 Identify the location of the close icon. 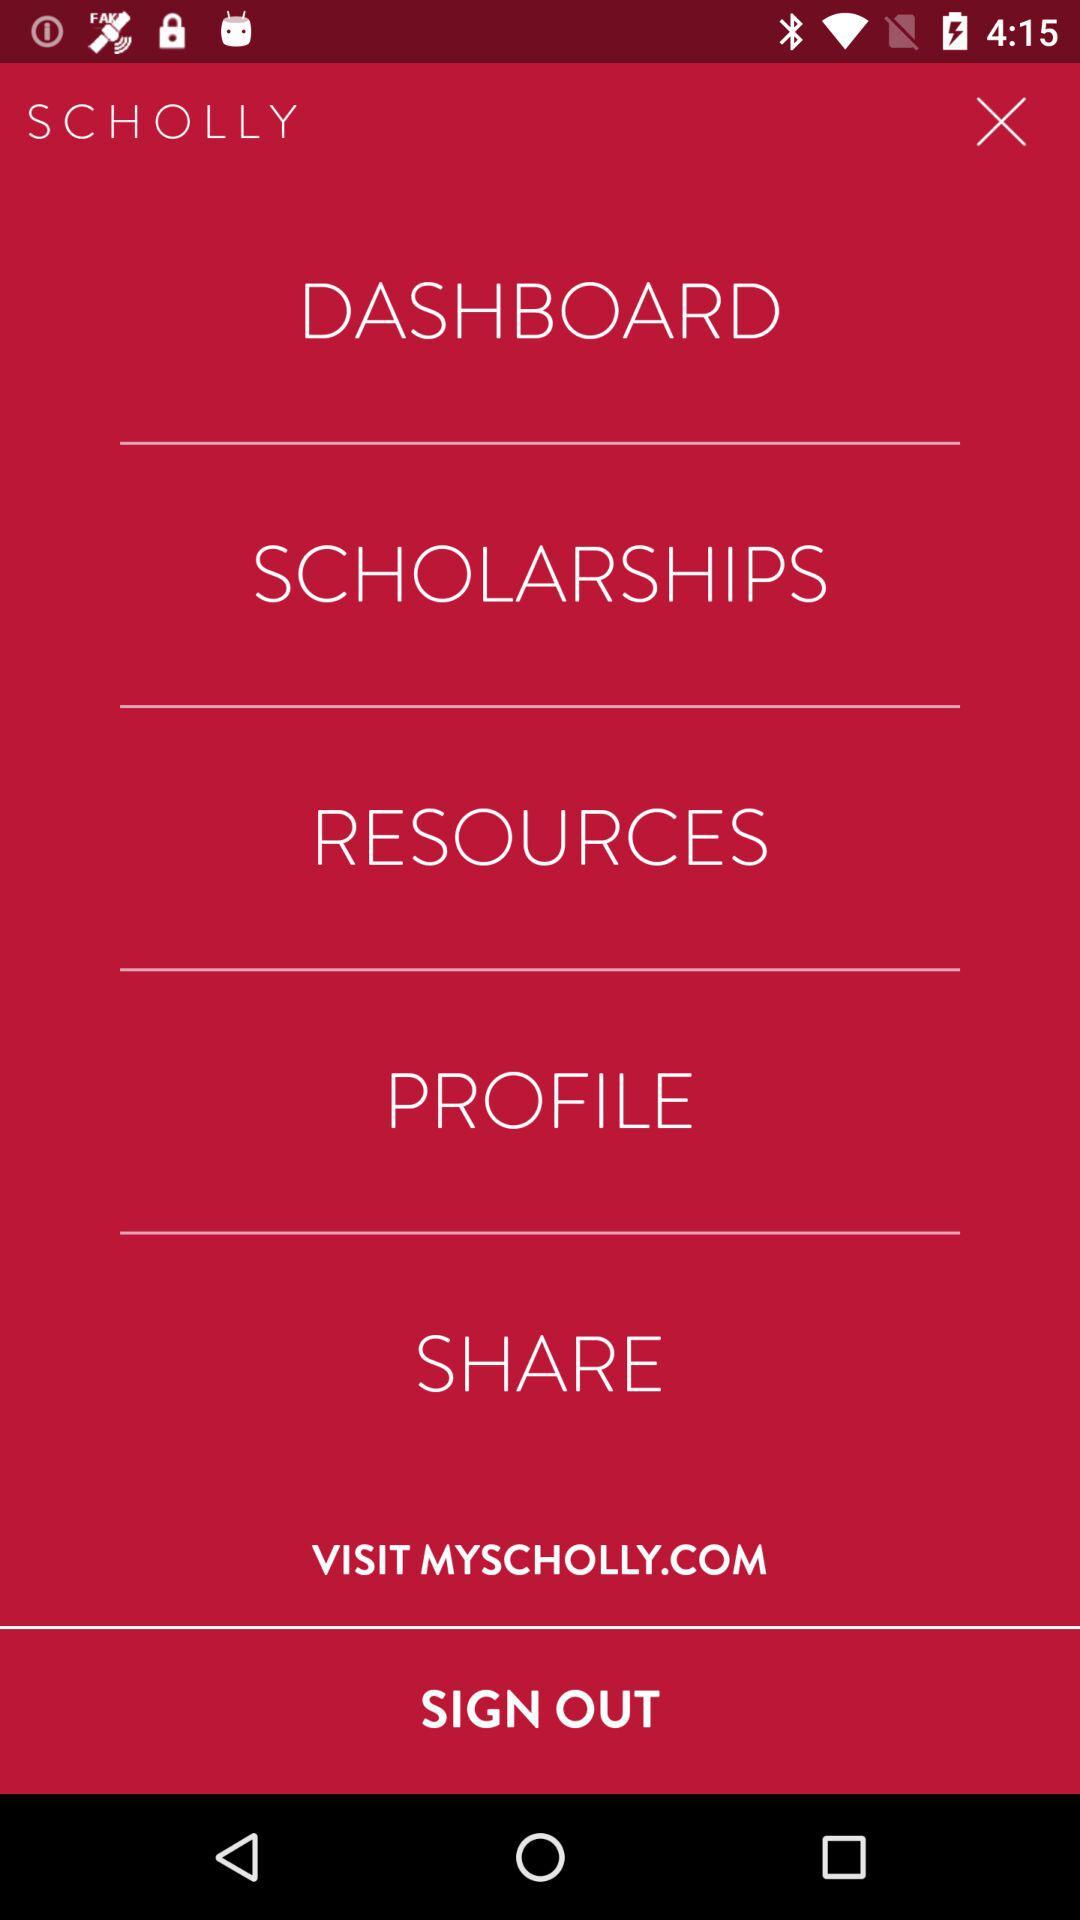
(1001, 121).